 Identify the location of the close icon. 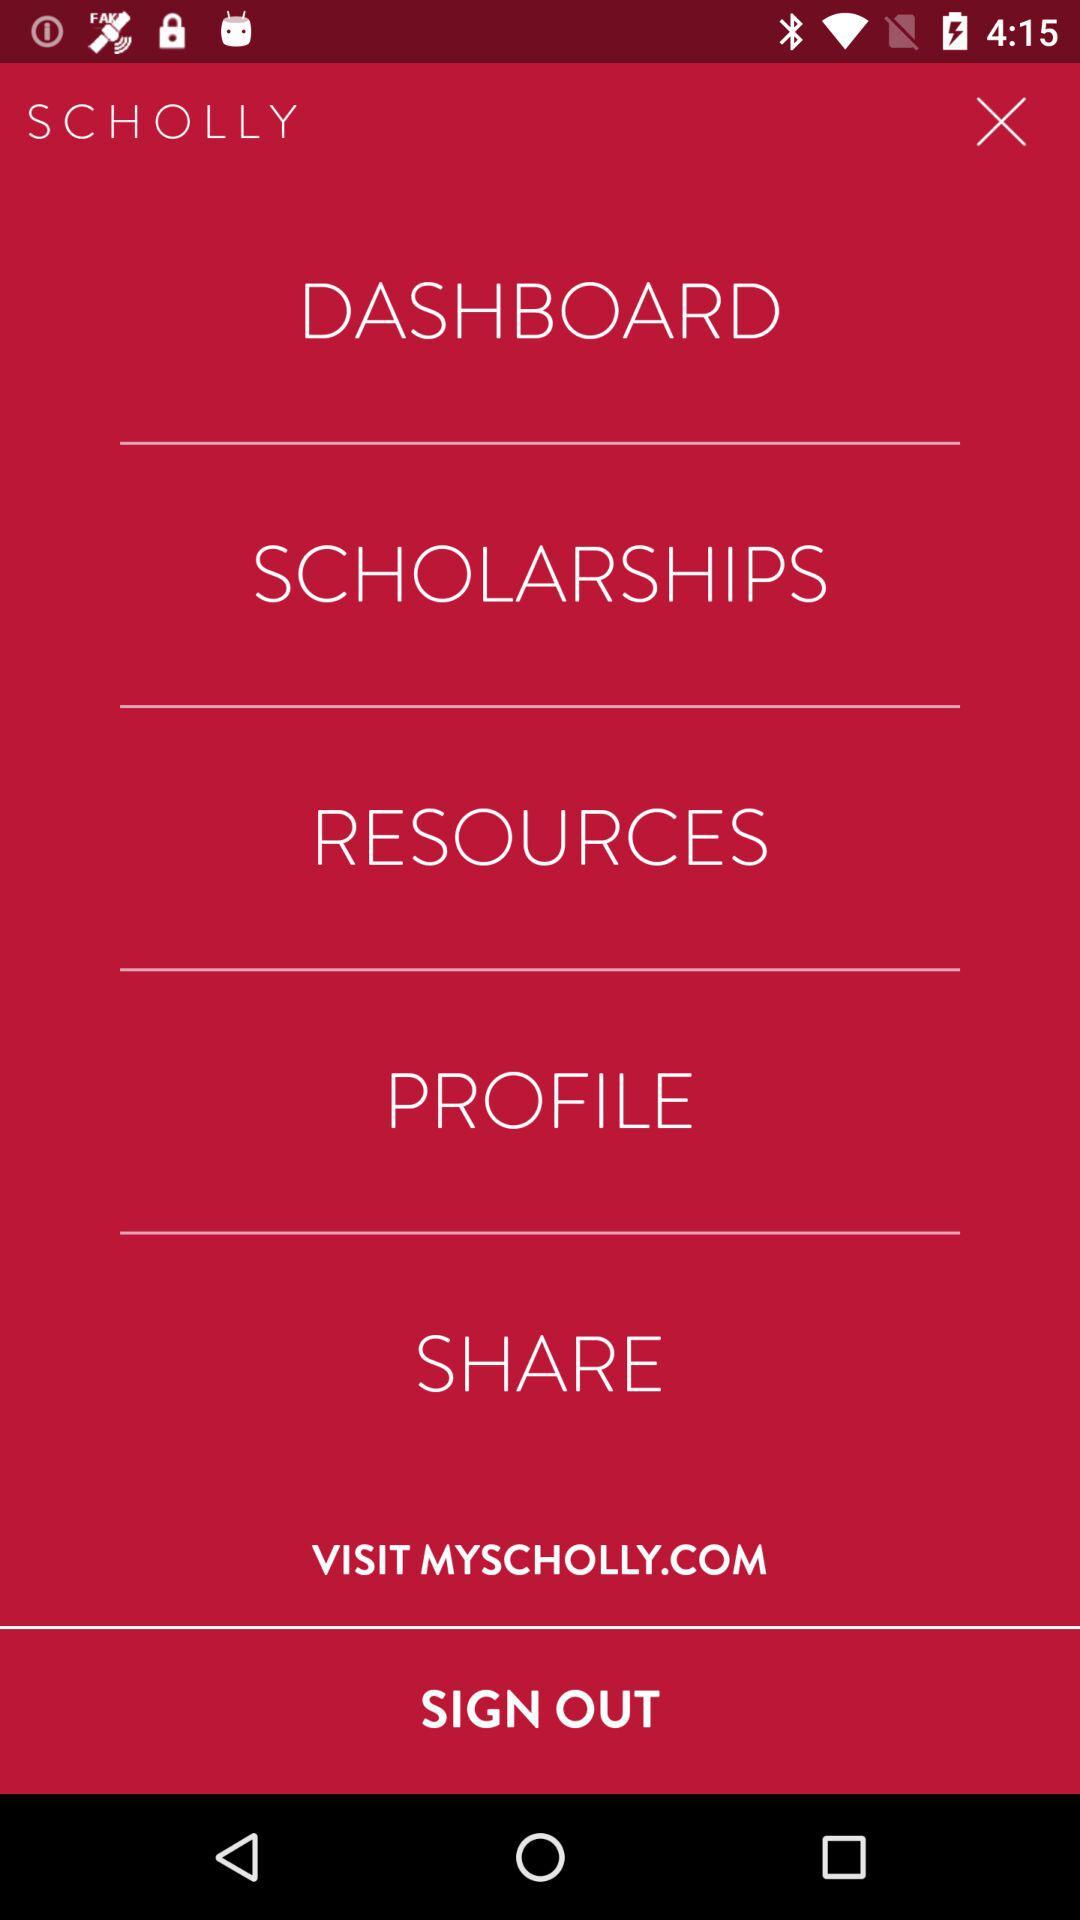
(1001, 121).